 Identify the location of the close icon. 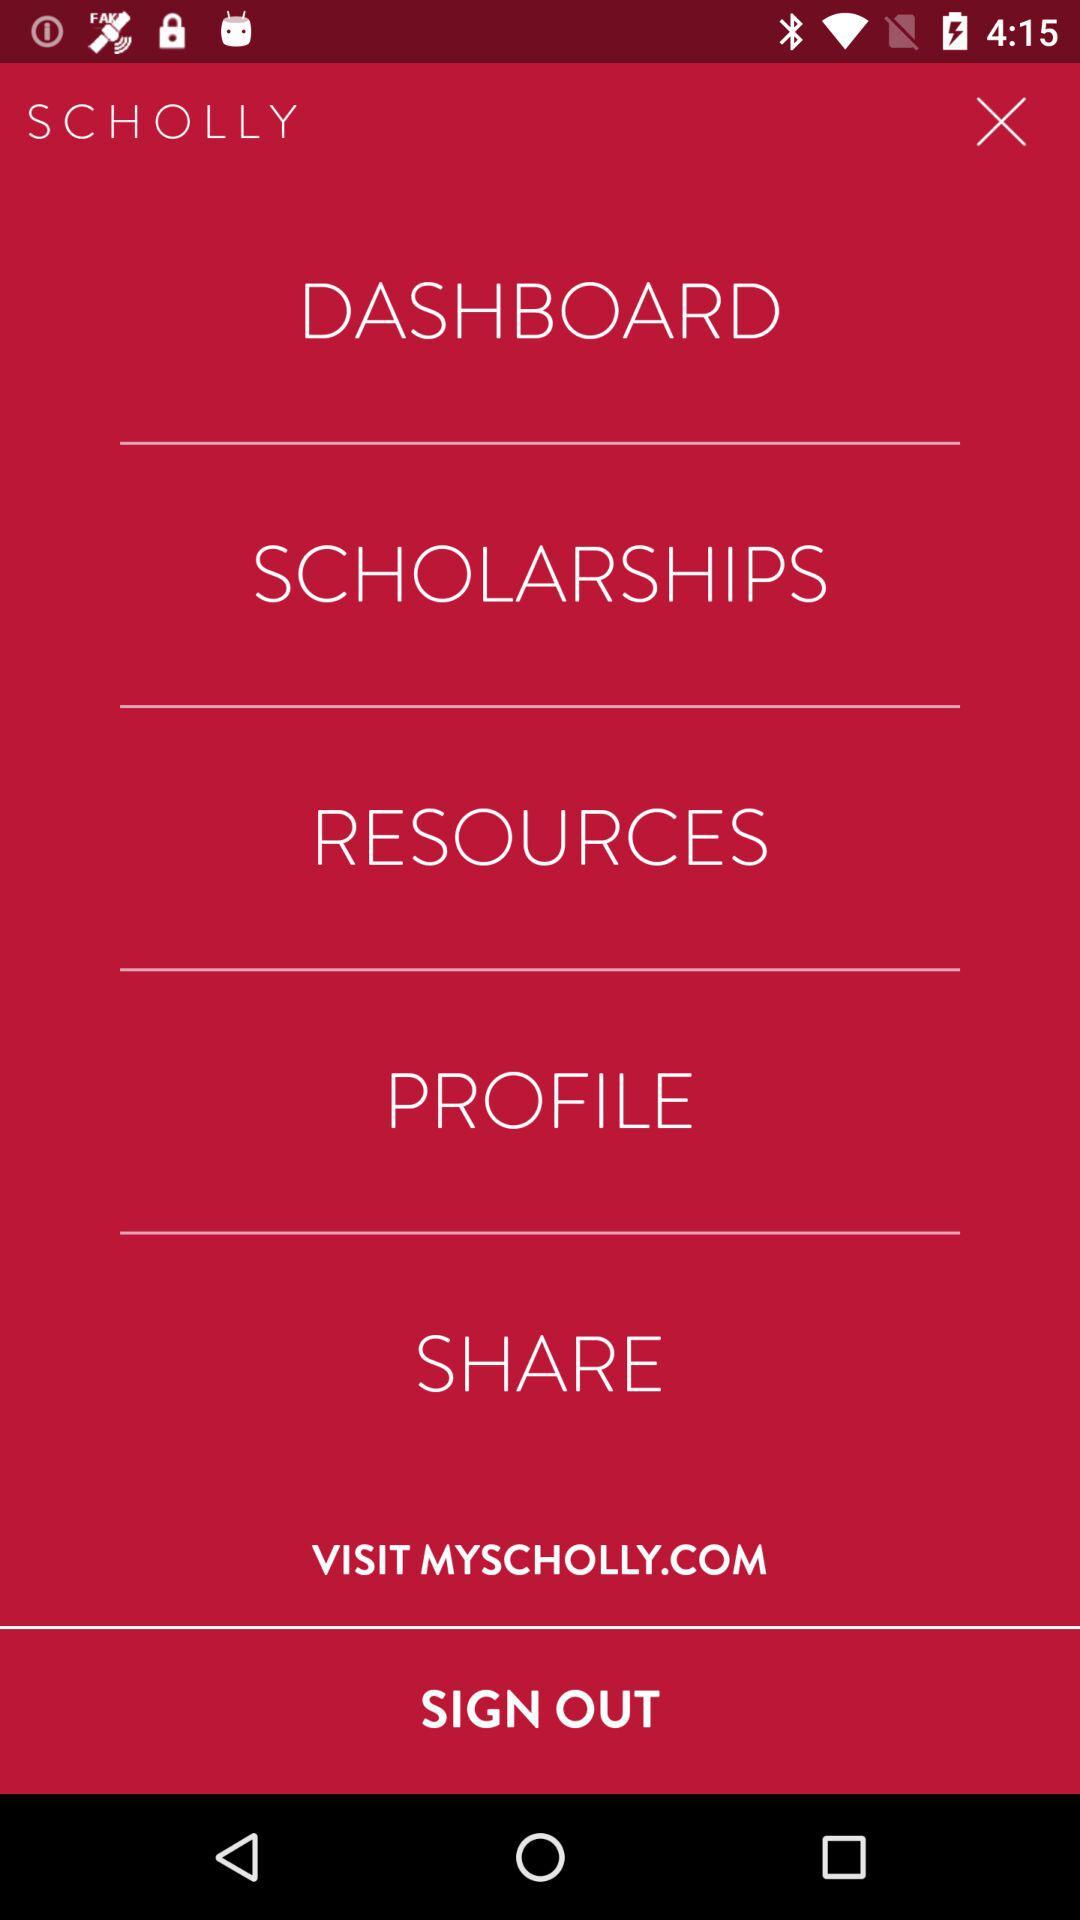
(1001, 121).